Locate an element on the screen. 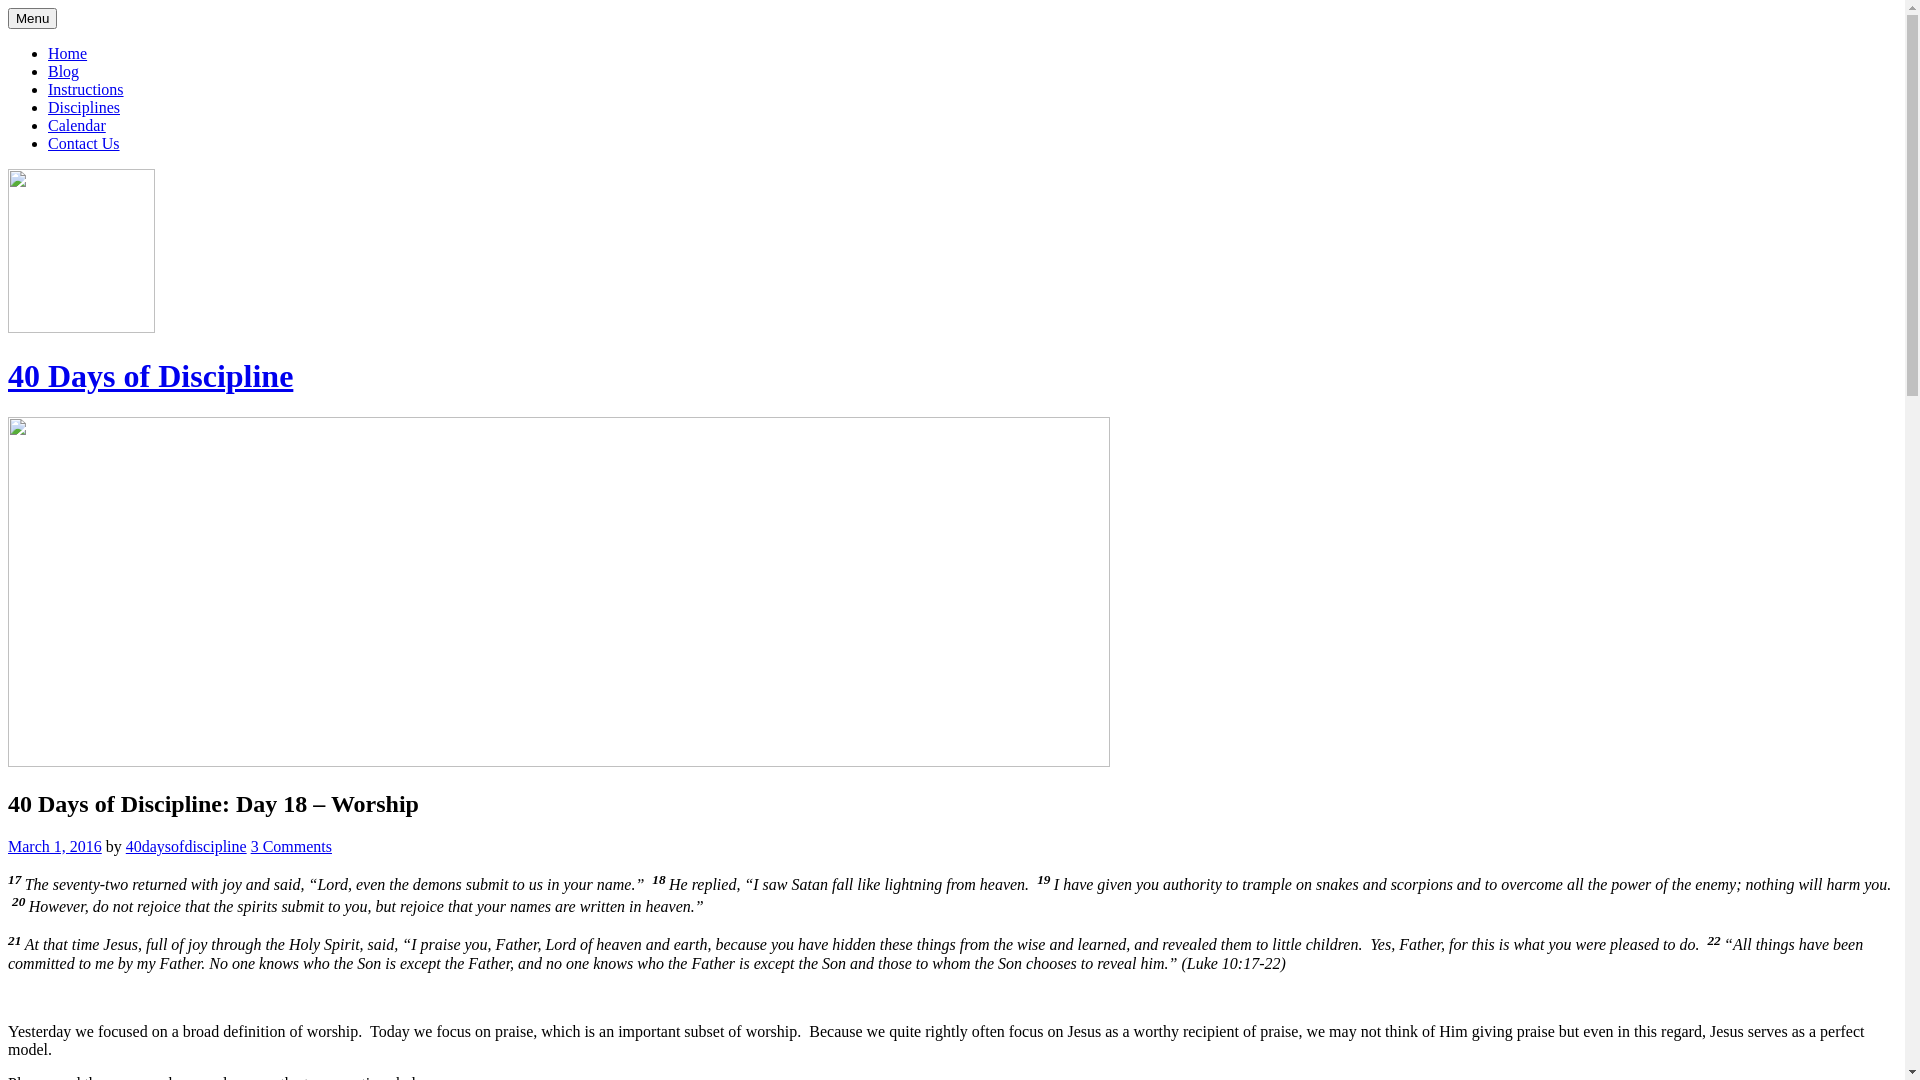 The height and width of the screenshot is (1080, 1920). '3 Comments' is located at coordinates (290, 846).